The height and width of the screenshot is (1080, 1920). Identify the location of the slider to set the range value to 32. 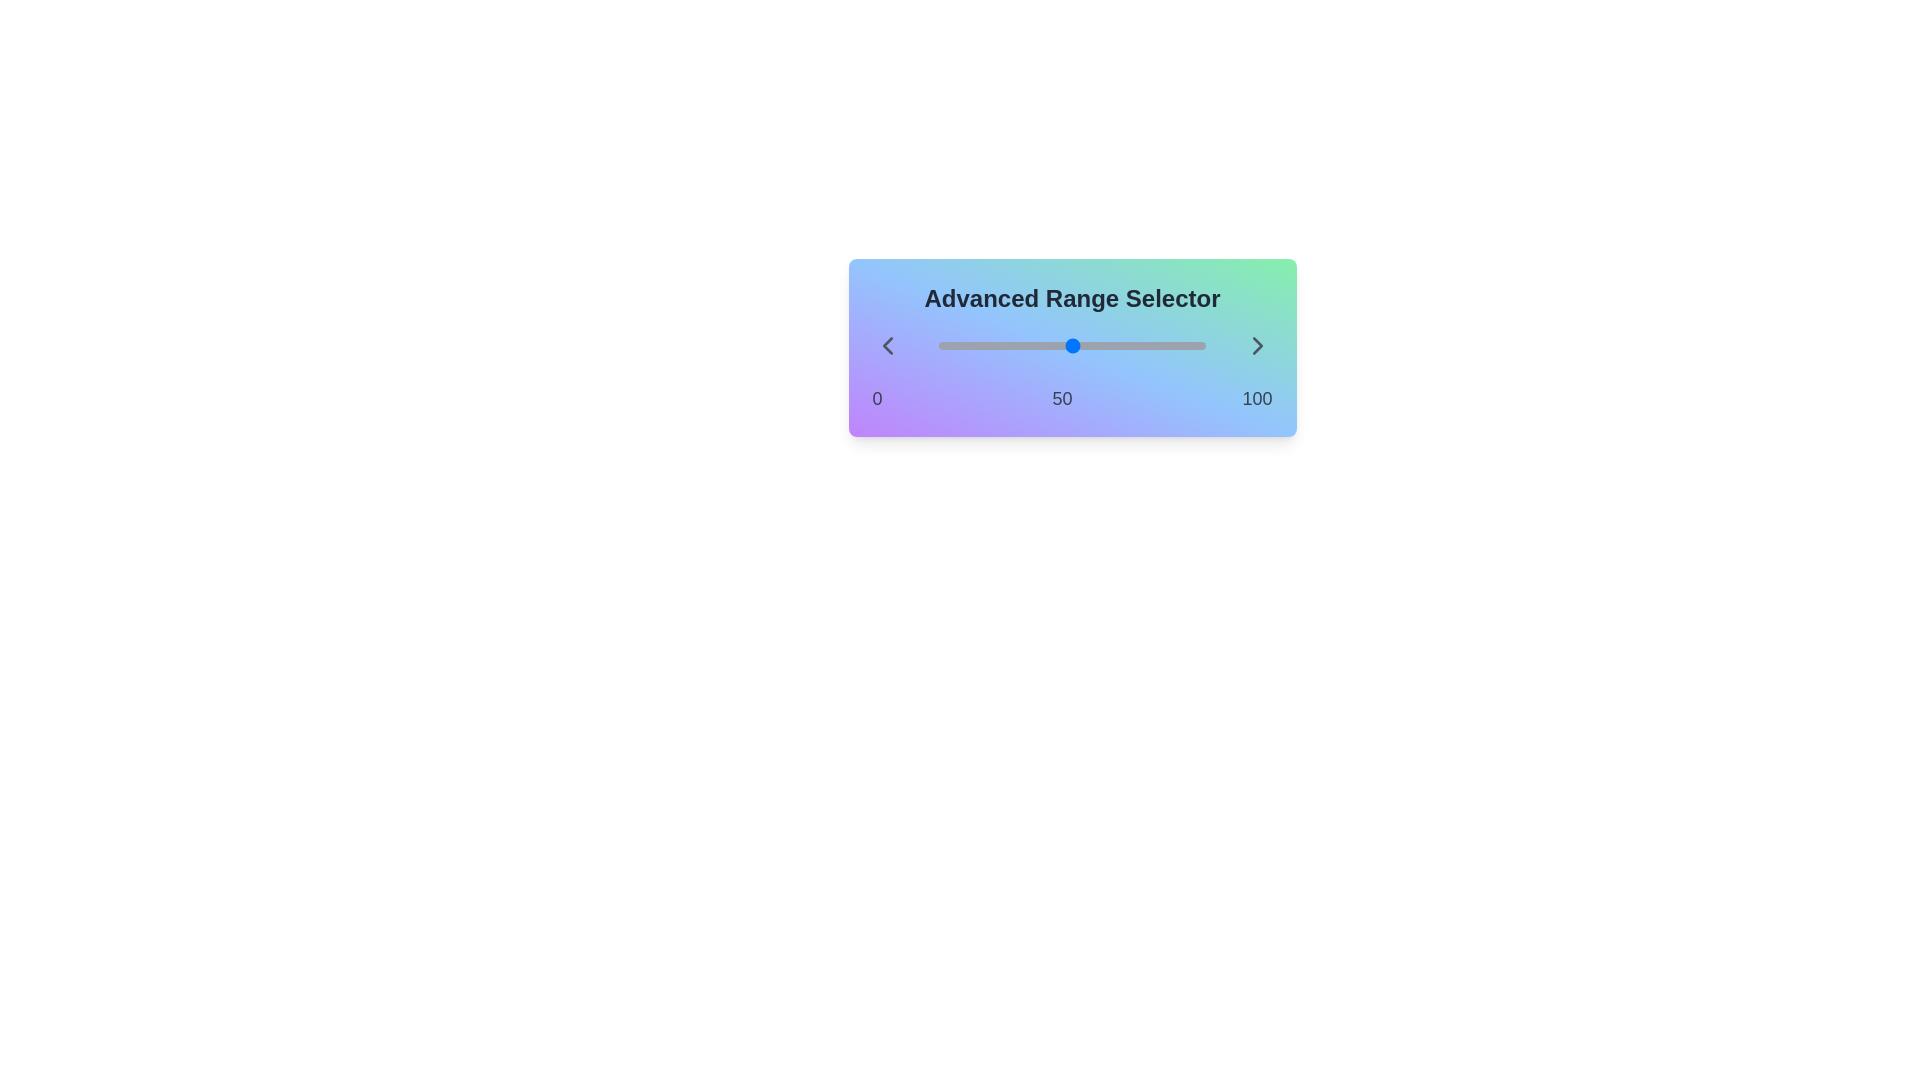
(938, 345).